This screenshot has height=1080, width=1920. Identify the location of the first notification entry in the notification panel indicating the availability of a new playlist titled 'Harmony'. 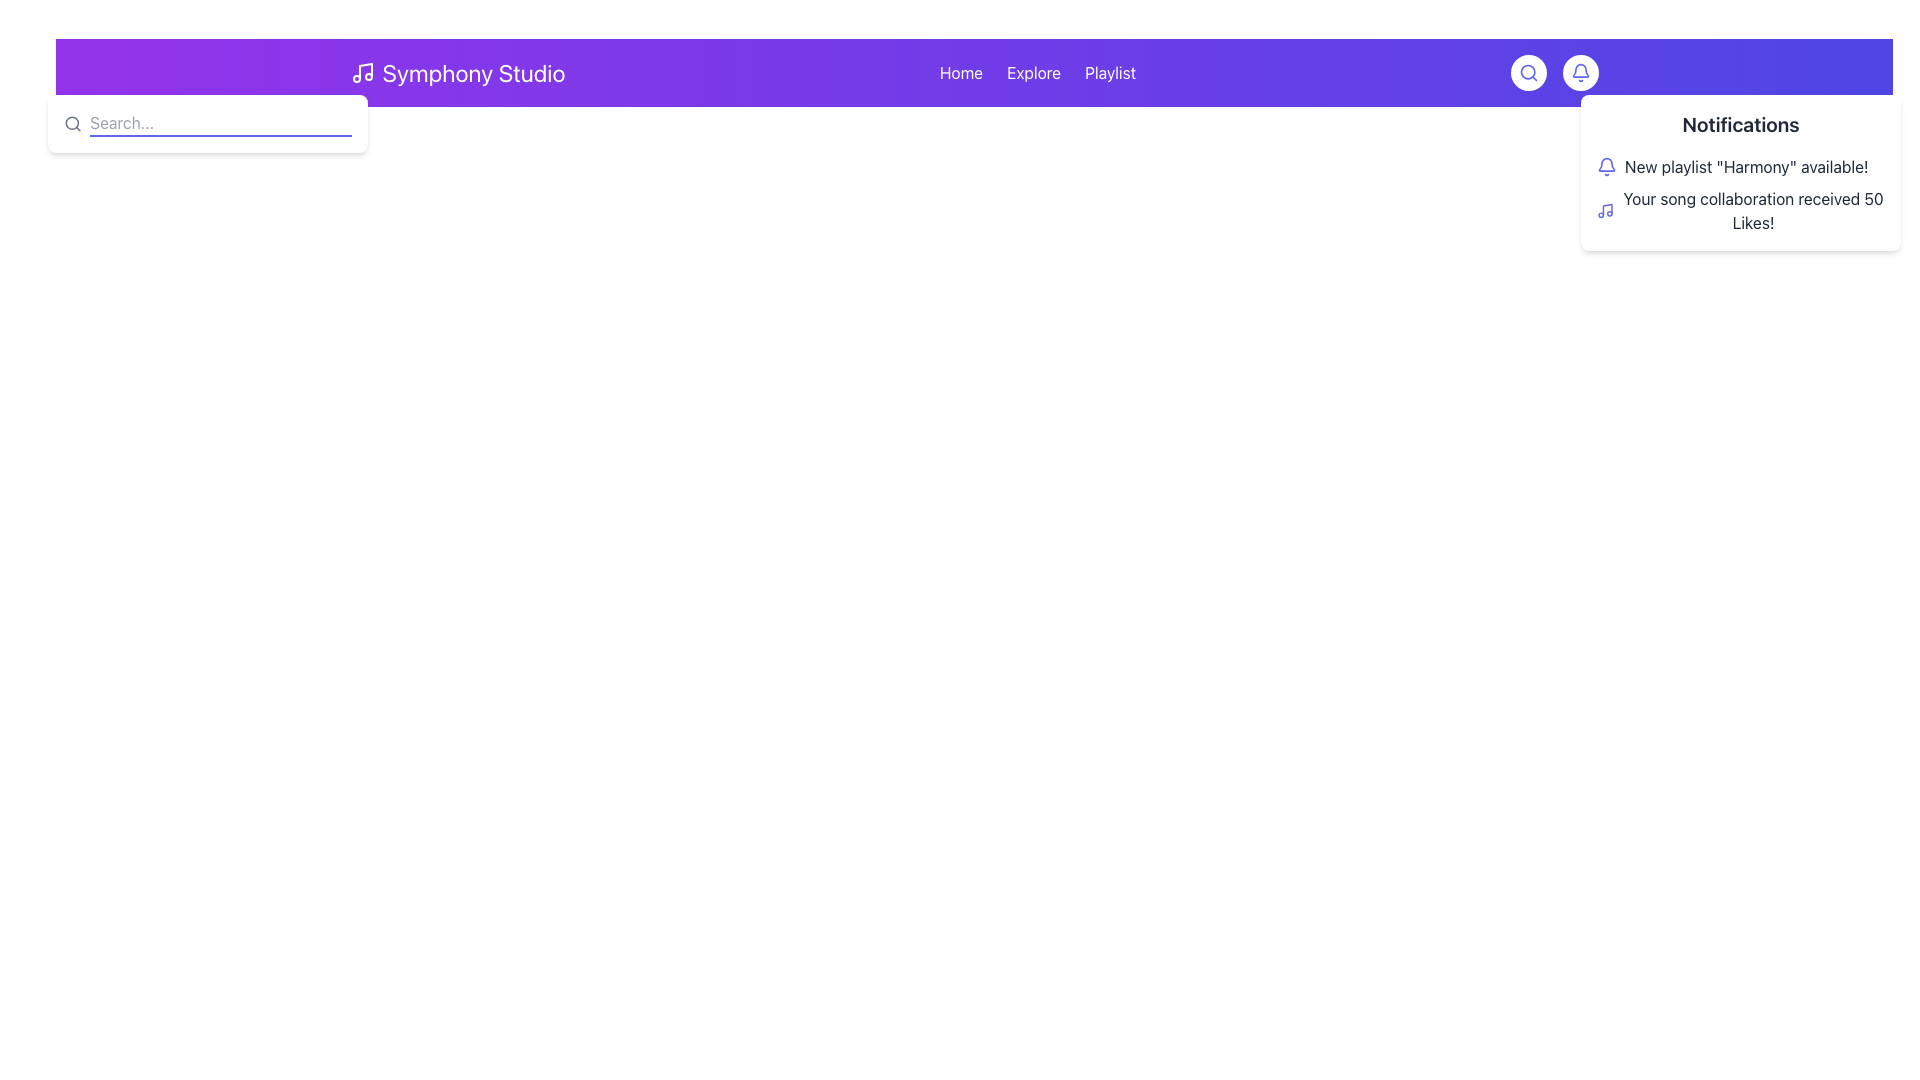
(1740, 165).